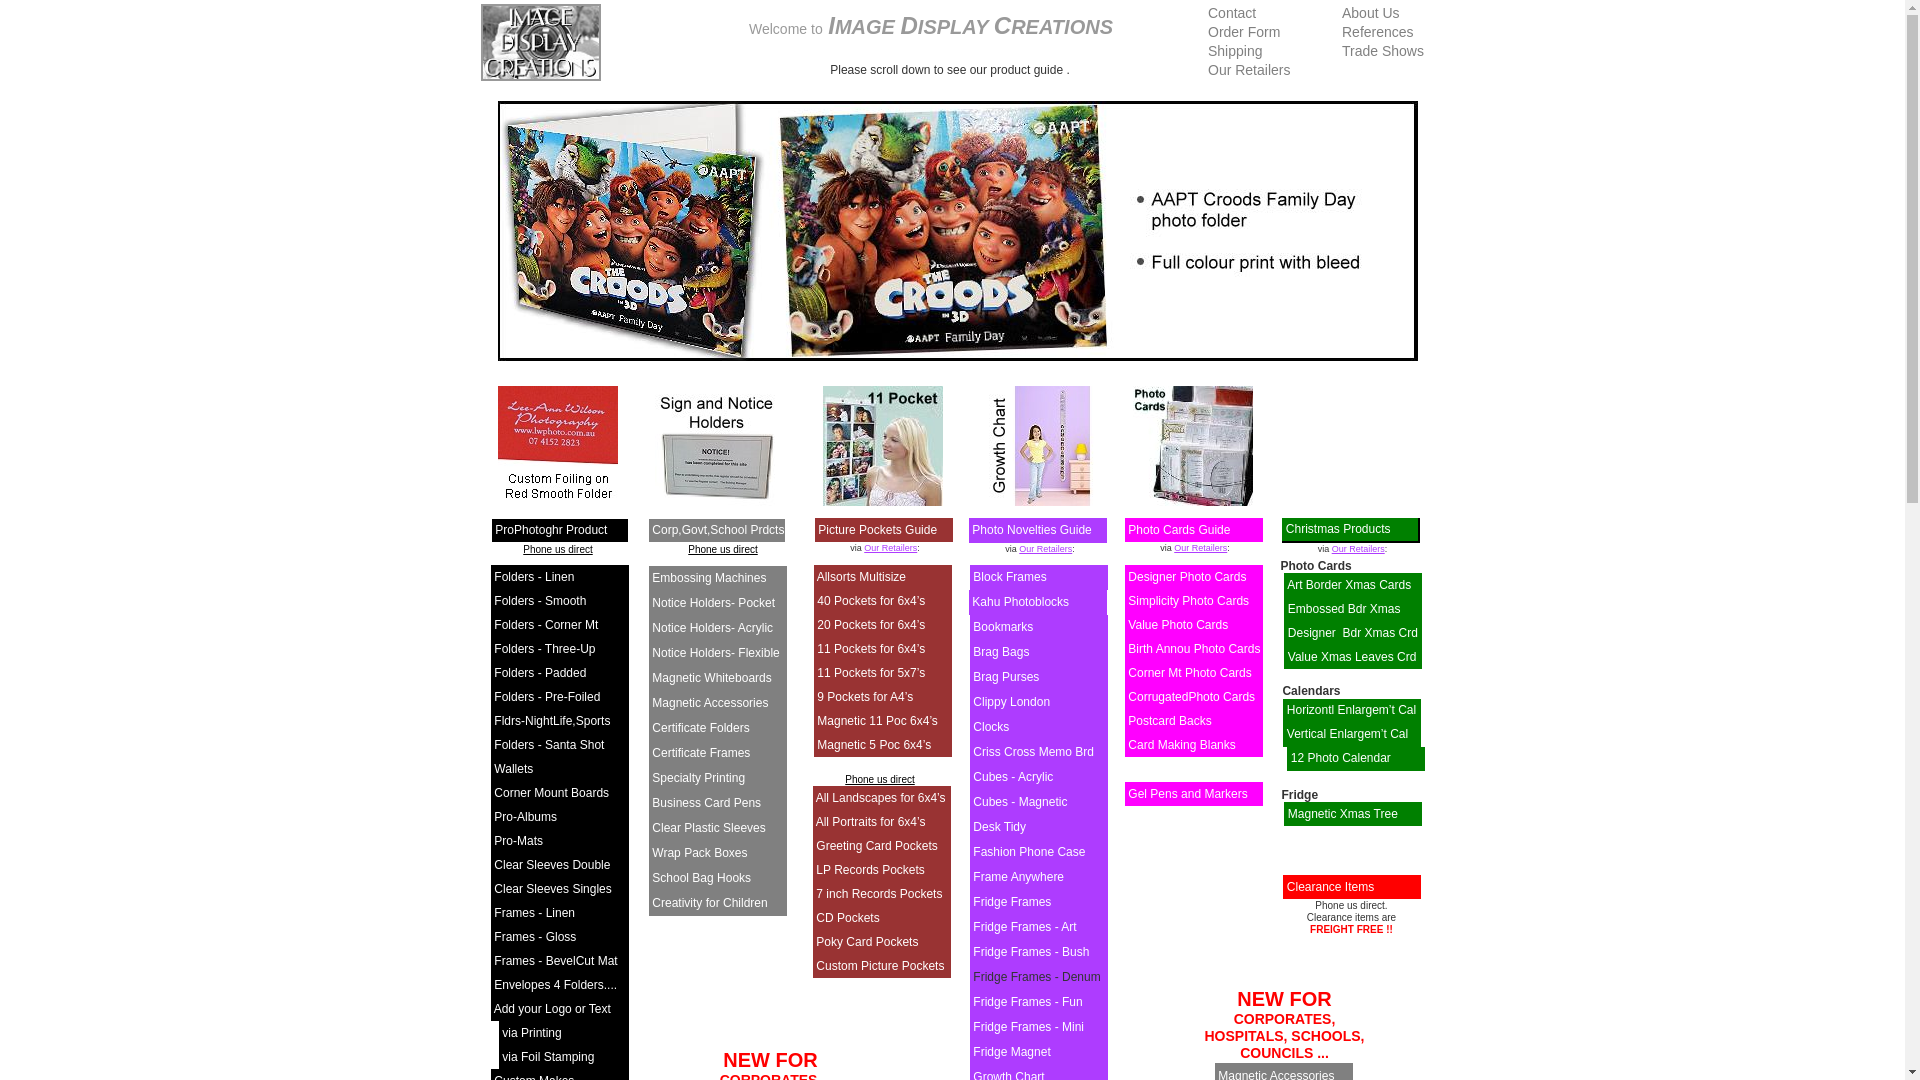 The height and width of the screenshot is (1080, 1920). Describe the element at coordinates (1348, 585) in the screenshot. I see `'Art Border Xmas Cards'` at that location.